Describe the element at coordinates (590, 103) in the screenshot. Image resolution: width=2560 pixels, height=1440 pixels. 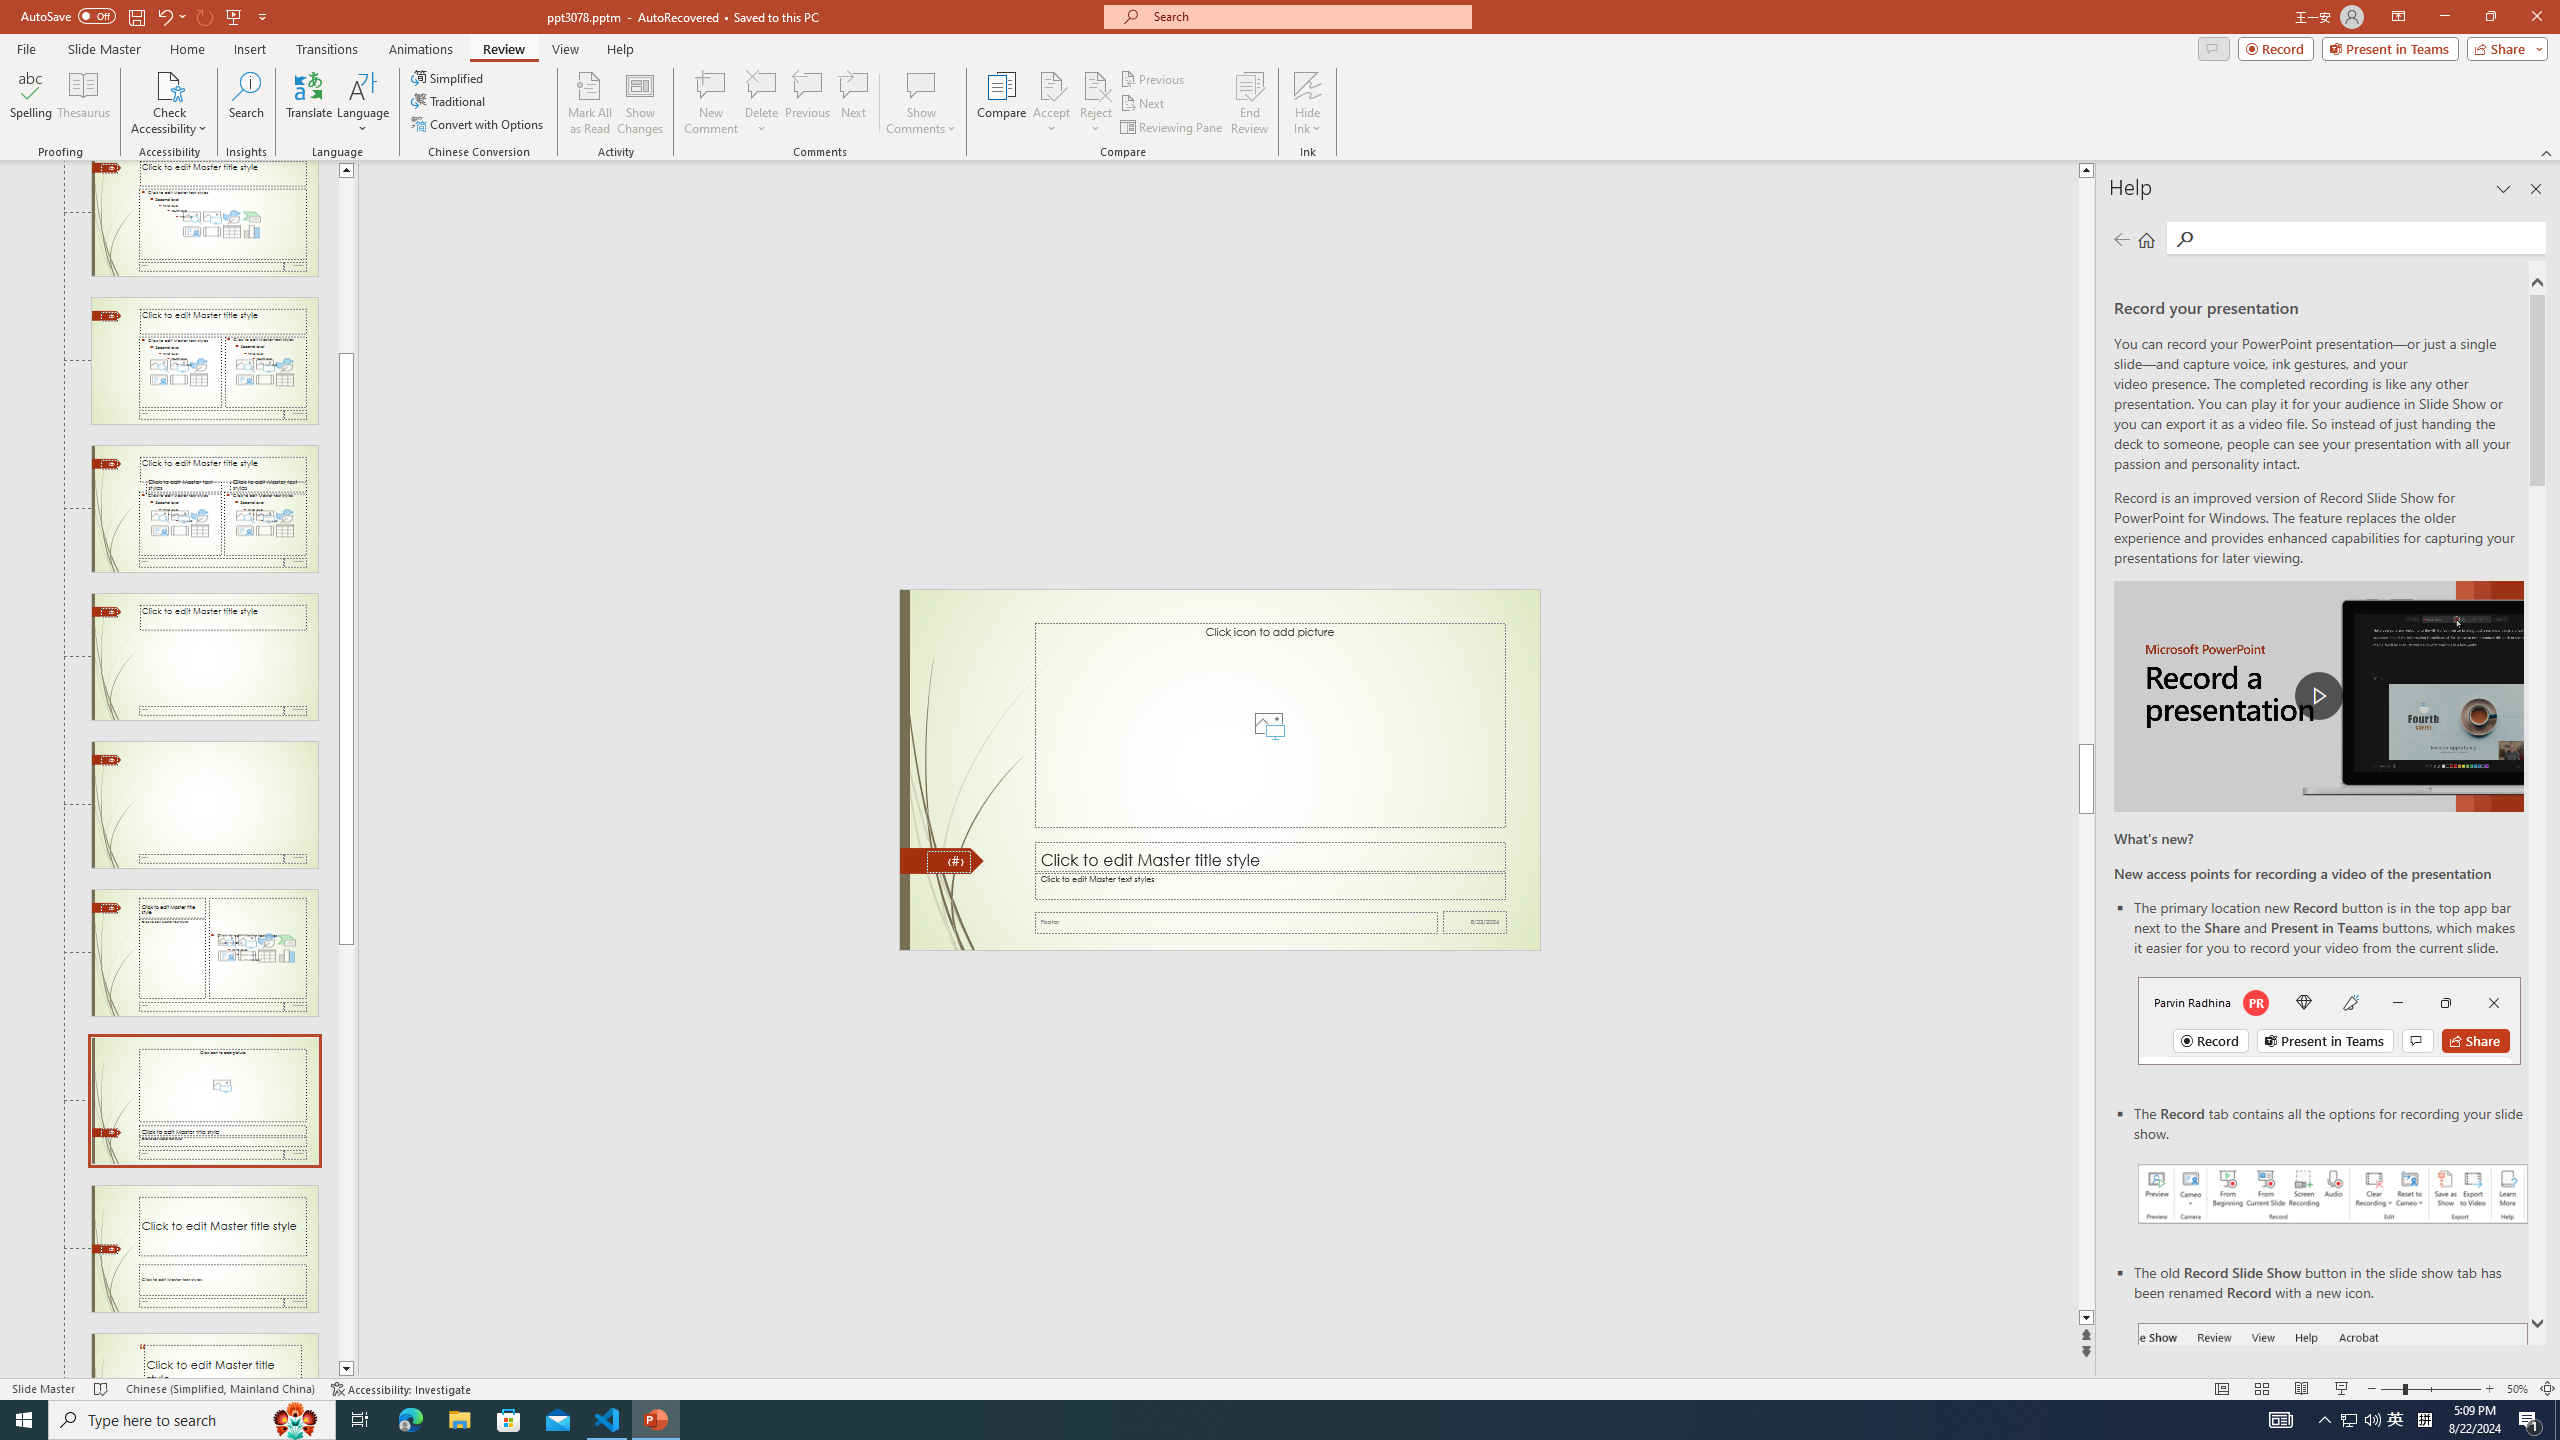
I see `'Mark All as Read'` at that location.